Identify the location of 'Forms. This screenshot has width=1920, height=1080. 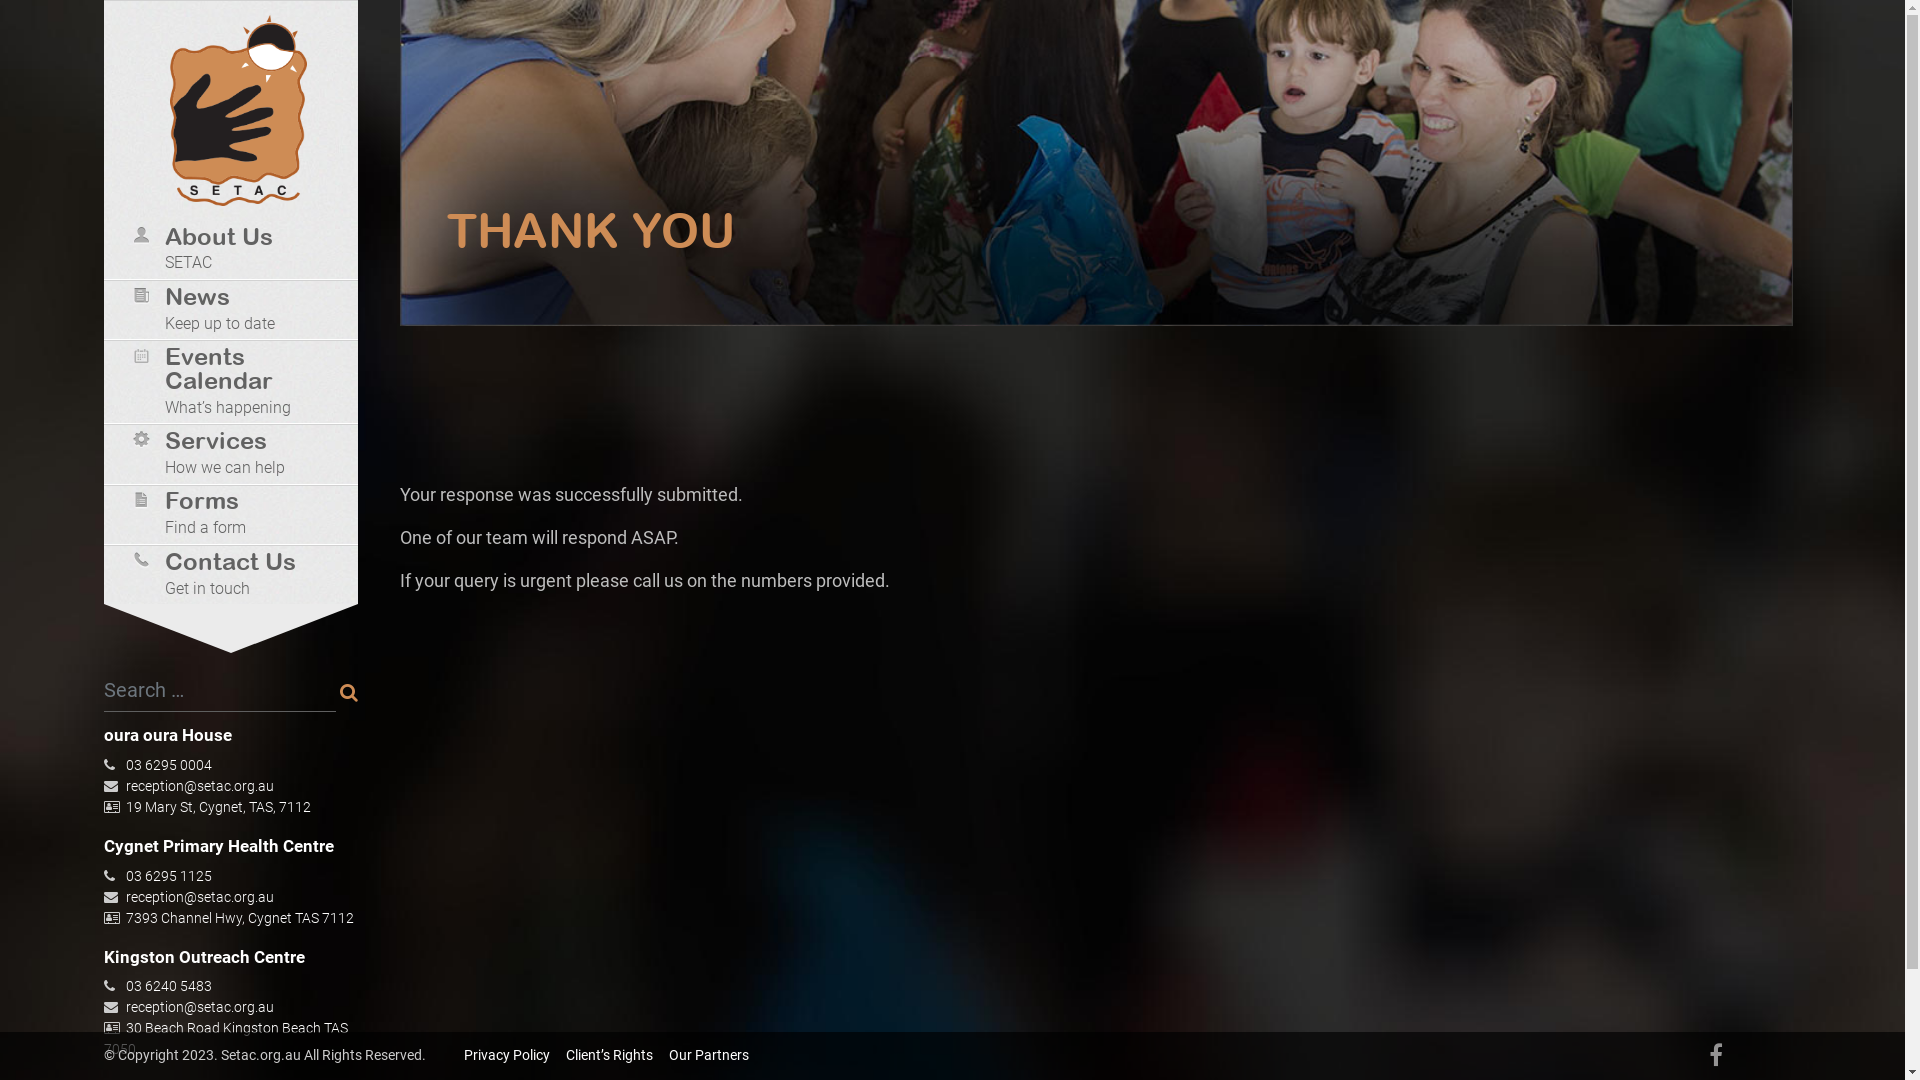
(238, 515).